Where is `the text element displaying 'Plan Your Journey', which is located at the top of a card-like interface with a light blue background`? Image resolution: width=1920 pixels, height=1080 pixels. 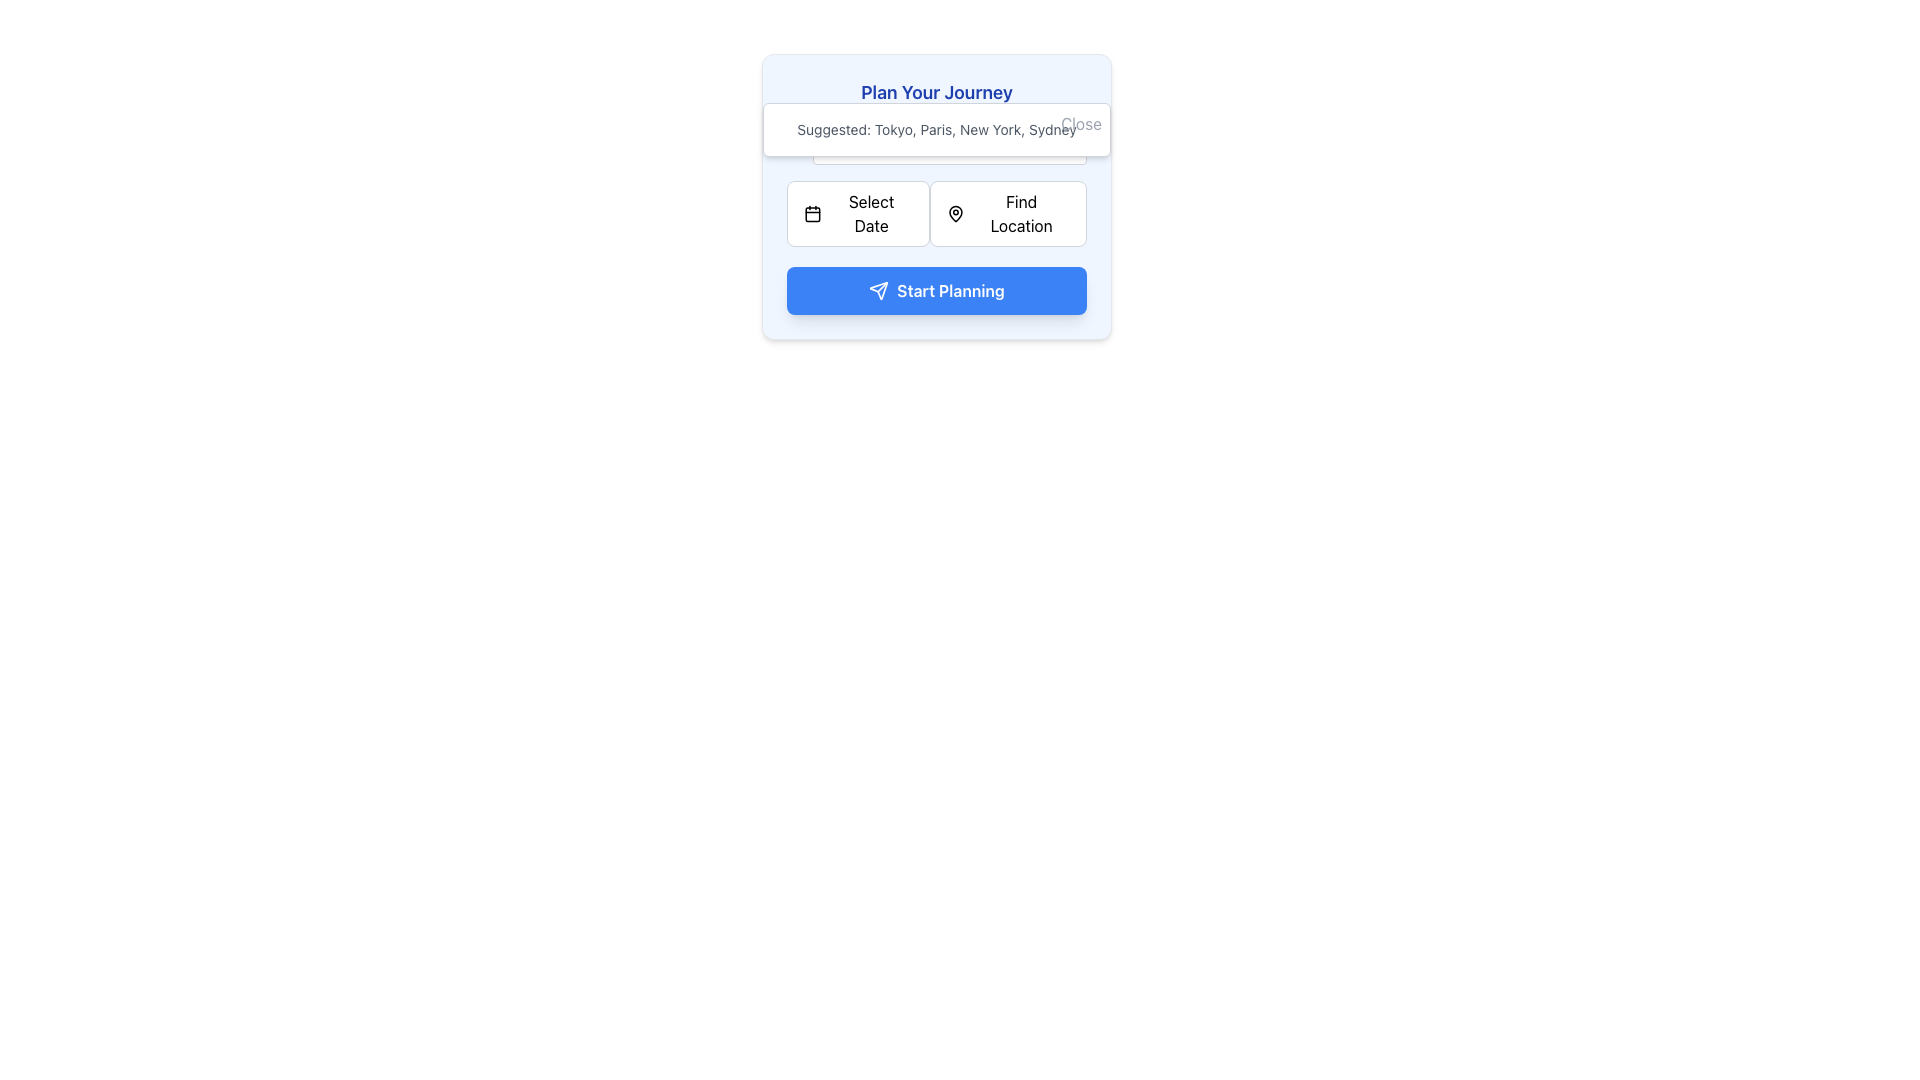
the text element displaying 'Plan Your Journey', which is located at the top of a card-like interface with a light blue background is located at coordinates (935, 92).